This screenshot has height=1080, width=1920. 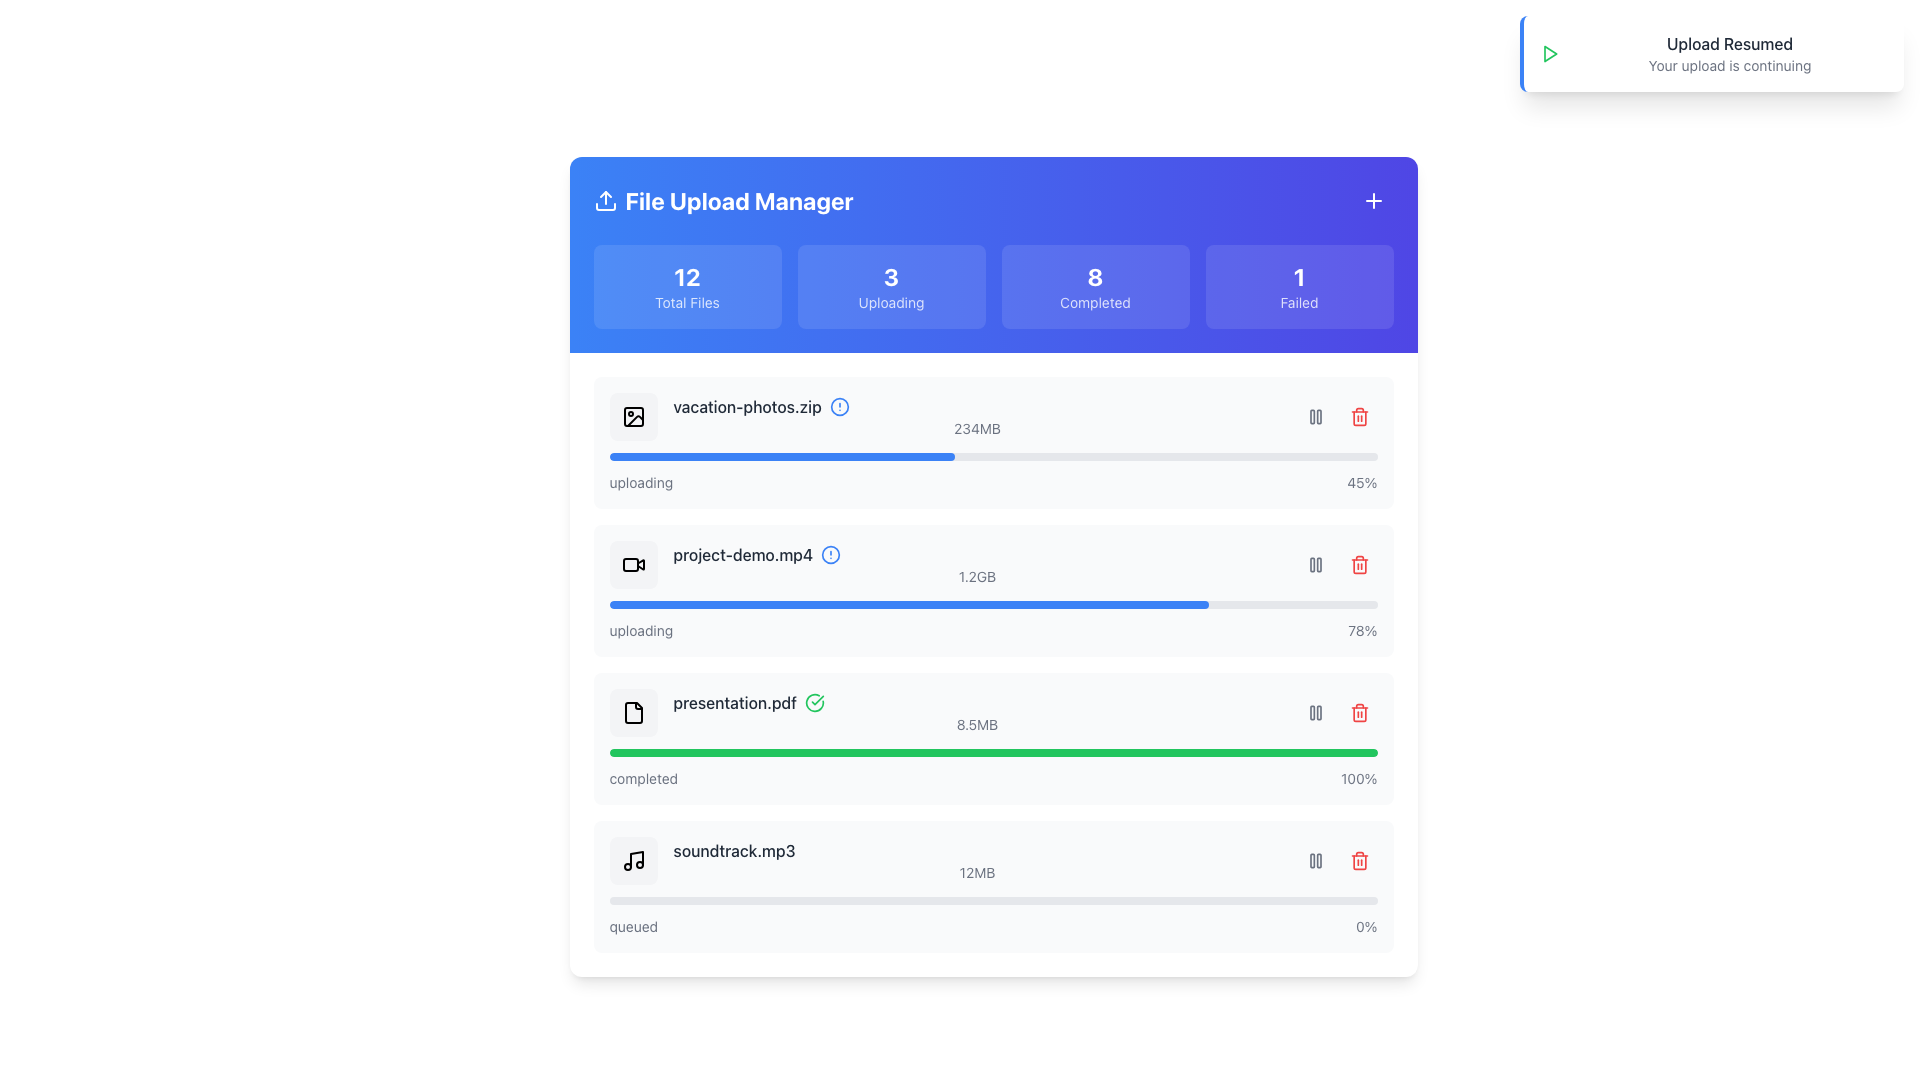 I want to click on the small button with a plus icon at its center in the top-right corner of the 'File Upload Manager' card, so click(x=1372, y=200).